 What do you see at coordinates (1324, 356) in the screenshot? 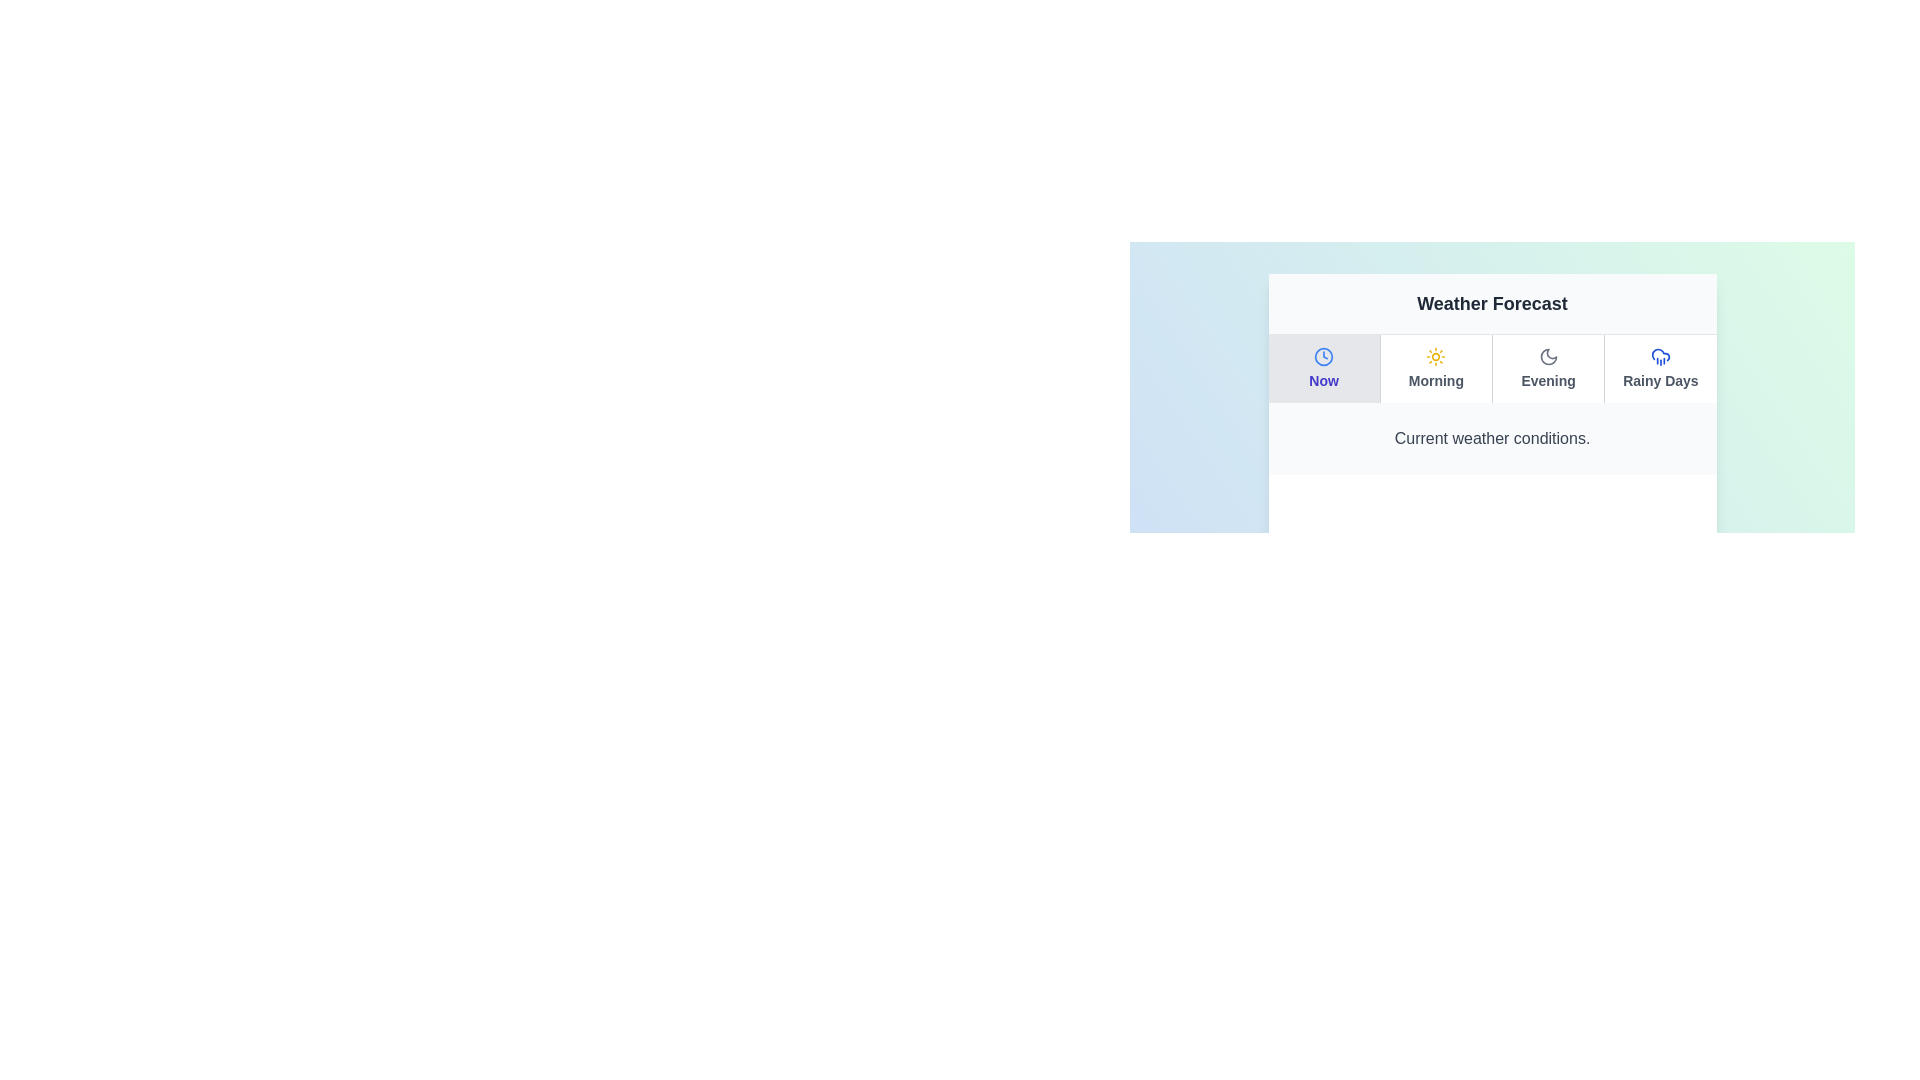
I see `the circular clock icon with a blue outline located above the label 'Now' in the top-left section of the menu` at bounding box center [1324, 356].